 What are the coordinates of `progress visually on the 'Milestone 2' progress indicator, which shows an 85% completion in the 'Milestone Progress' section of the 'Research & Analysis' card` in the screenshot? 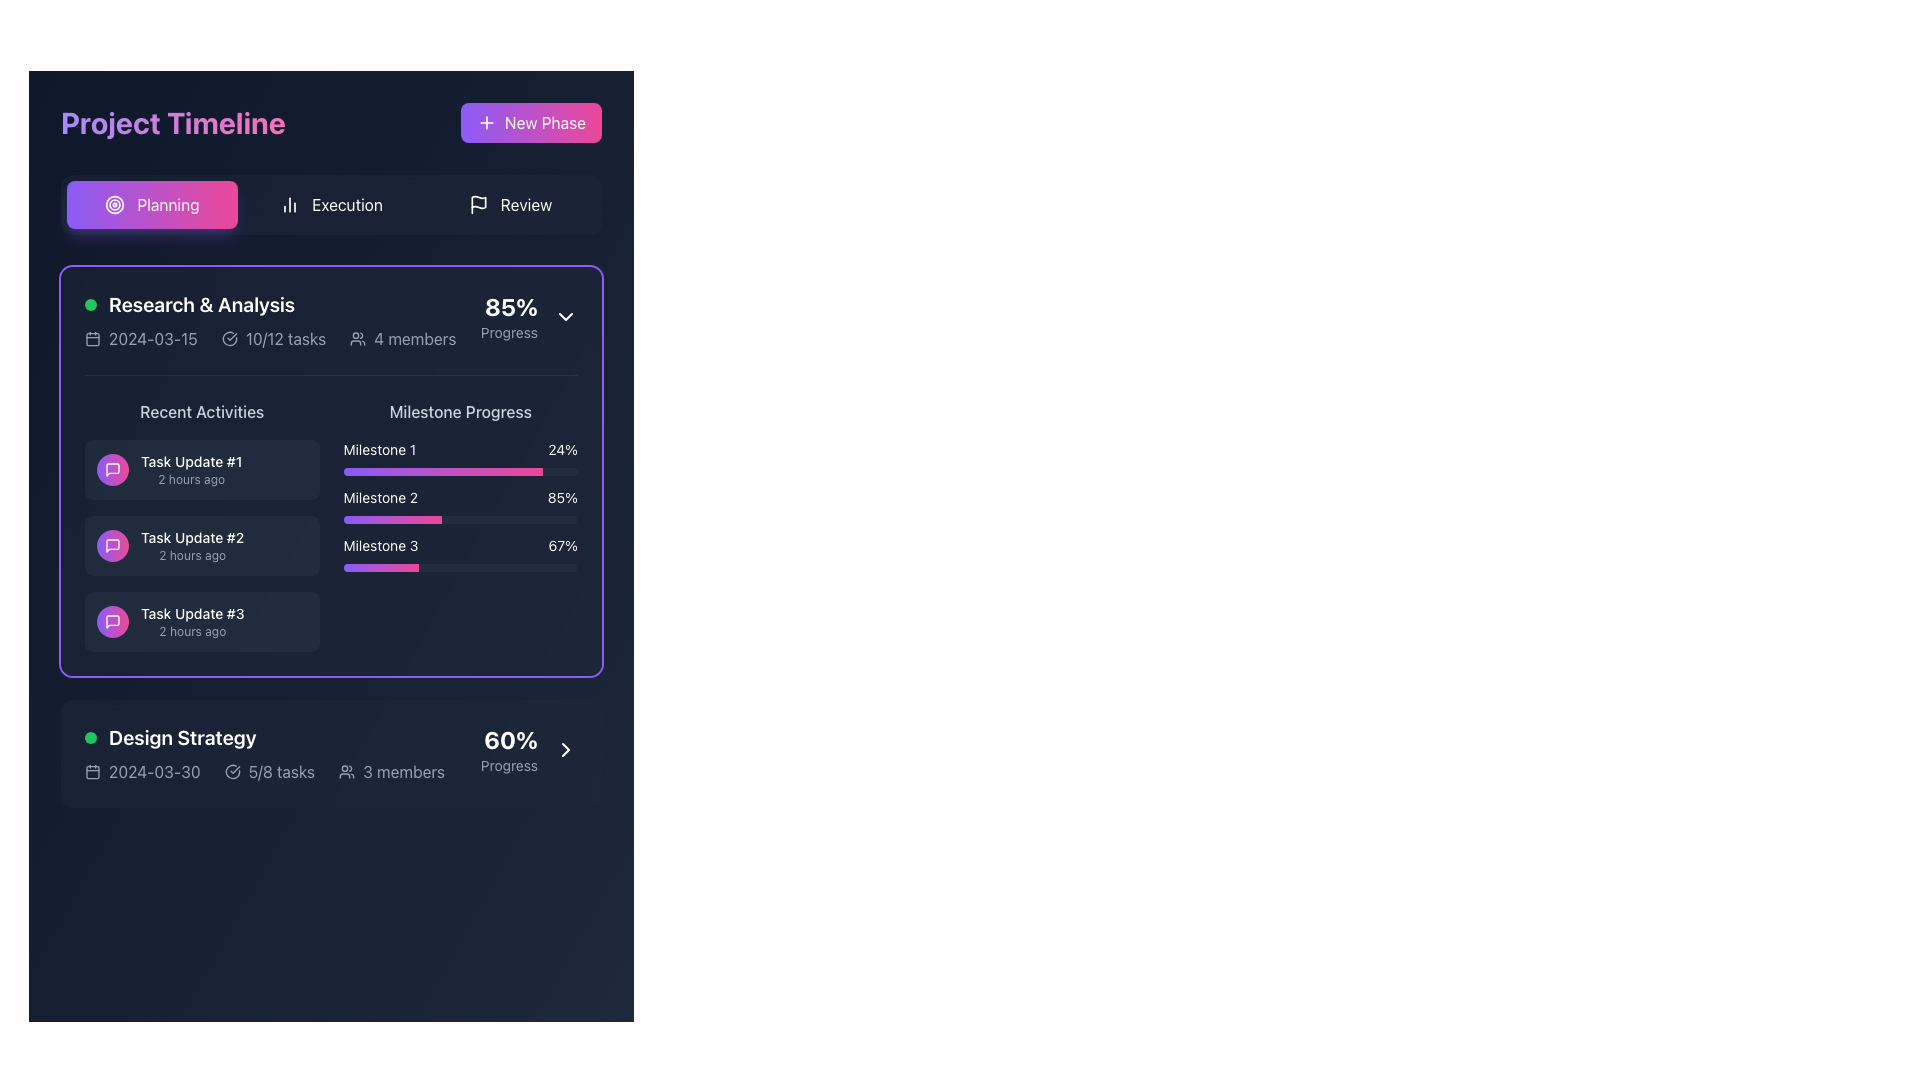 It's located at (459, 504).